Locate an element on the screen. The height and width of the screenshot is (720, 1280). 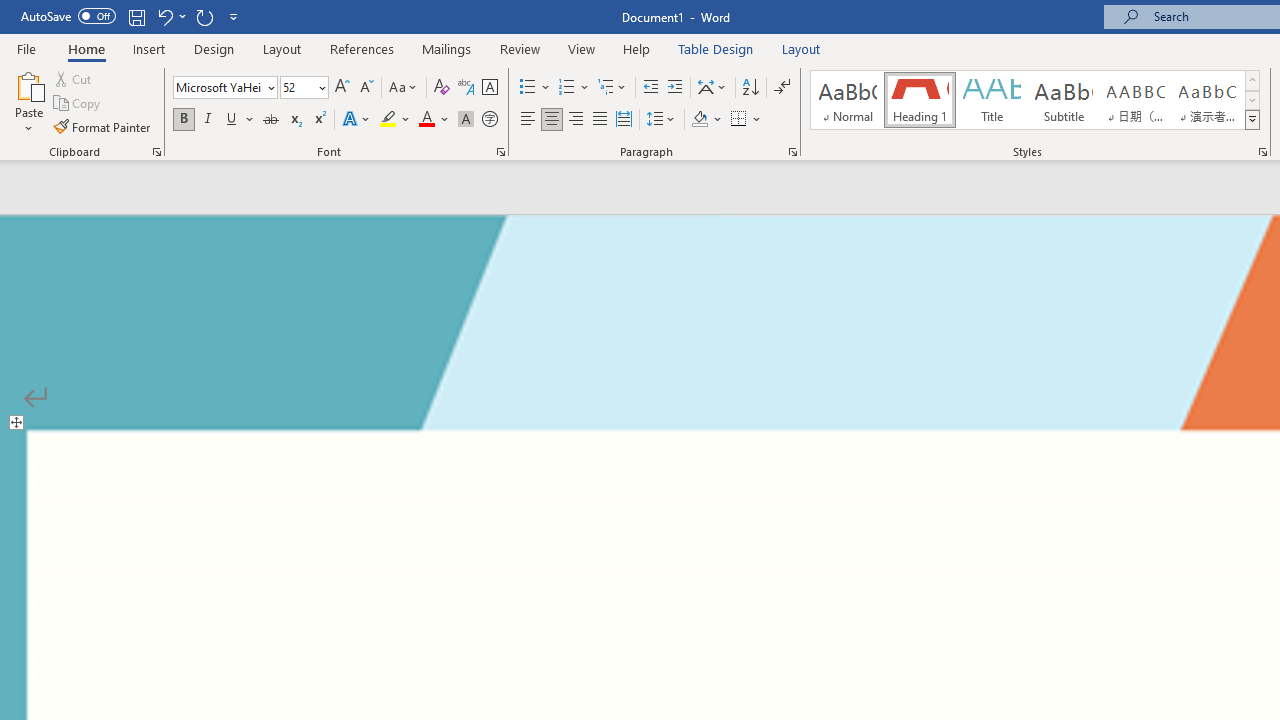
'Cut' is located at coordinates (74, 78).